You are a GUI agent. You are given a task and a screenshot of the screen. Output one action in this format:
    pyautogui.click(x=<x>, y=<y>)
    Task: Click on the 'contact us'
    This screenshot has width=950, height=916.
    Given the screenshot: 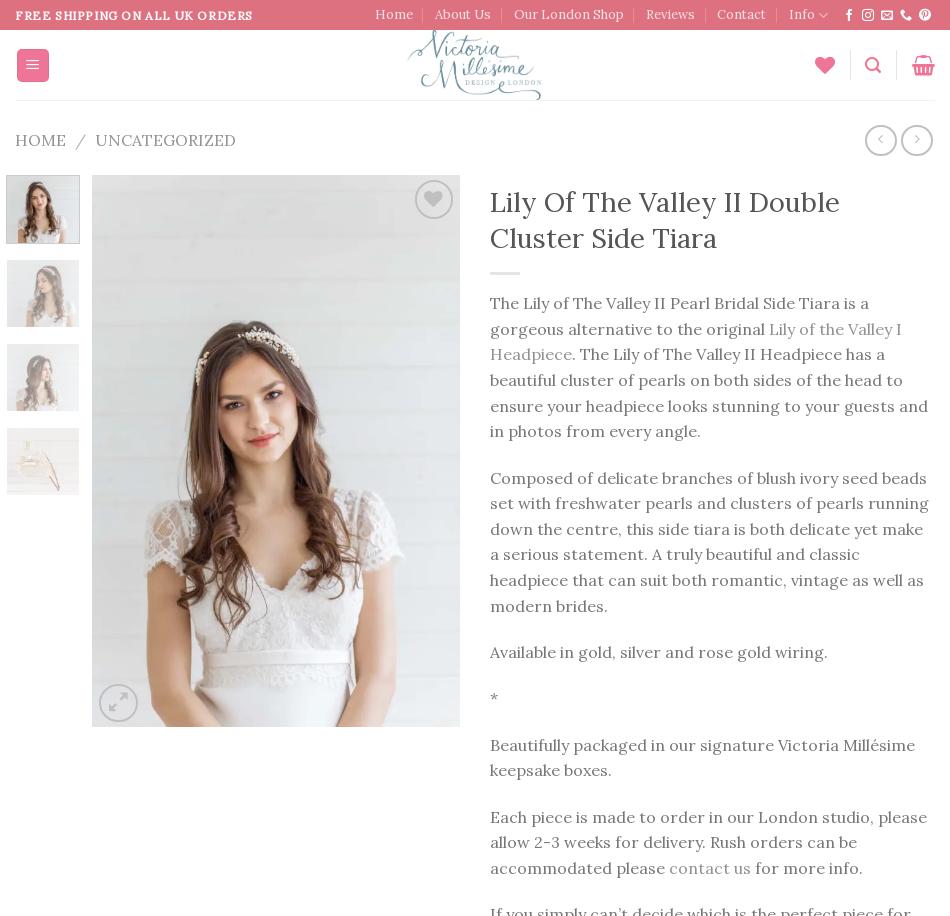 What is the action you would take?
    pyautogui.click(x=710, y=865)
    